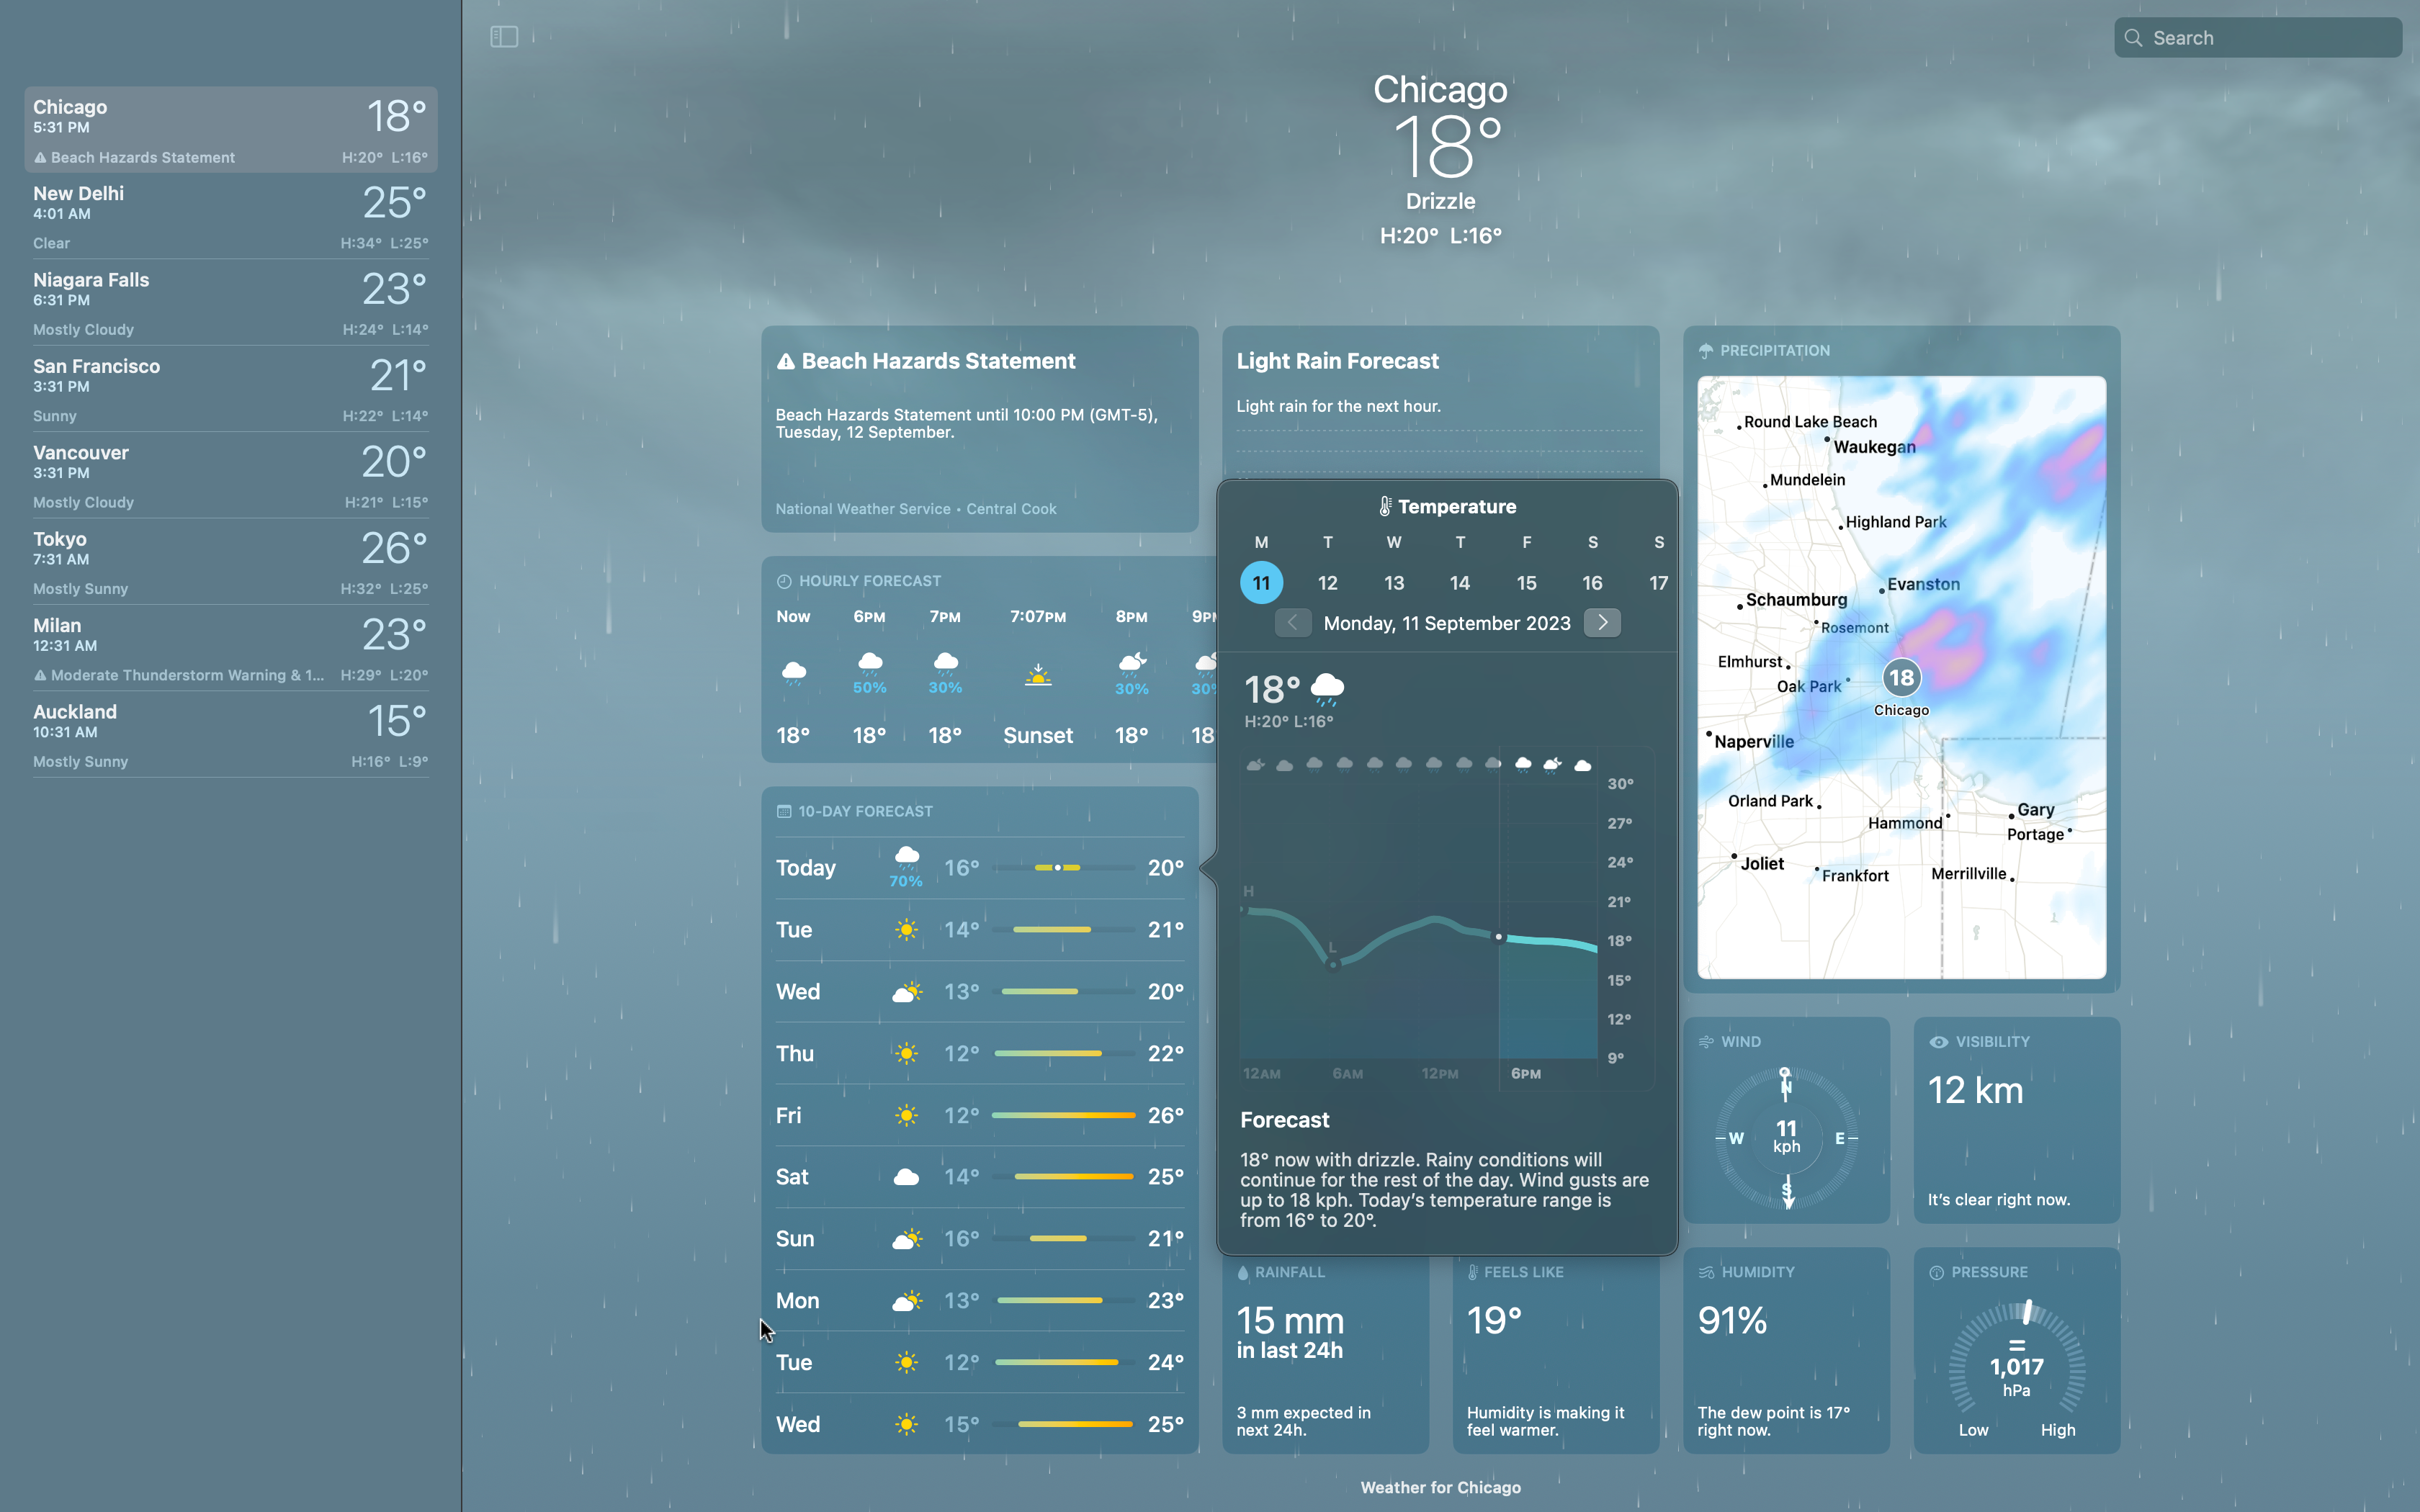  Describe the element at coordinates (226, 382) in the screenshot. I see `Inspect the meteorological condition in San Francisco` at that location.